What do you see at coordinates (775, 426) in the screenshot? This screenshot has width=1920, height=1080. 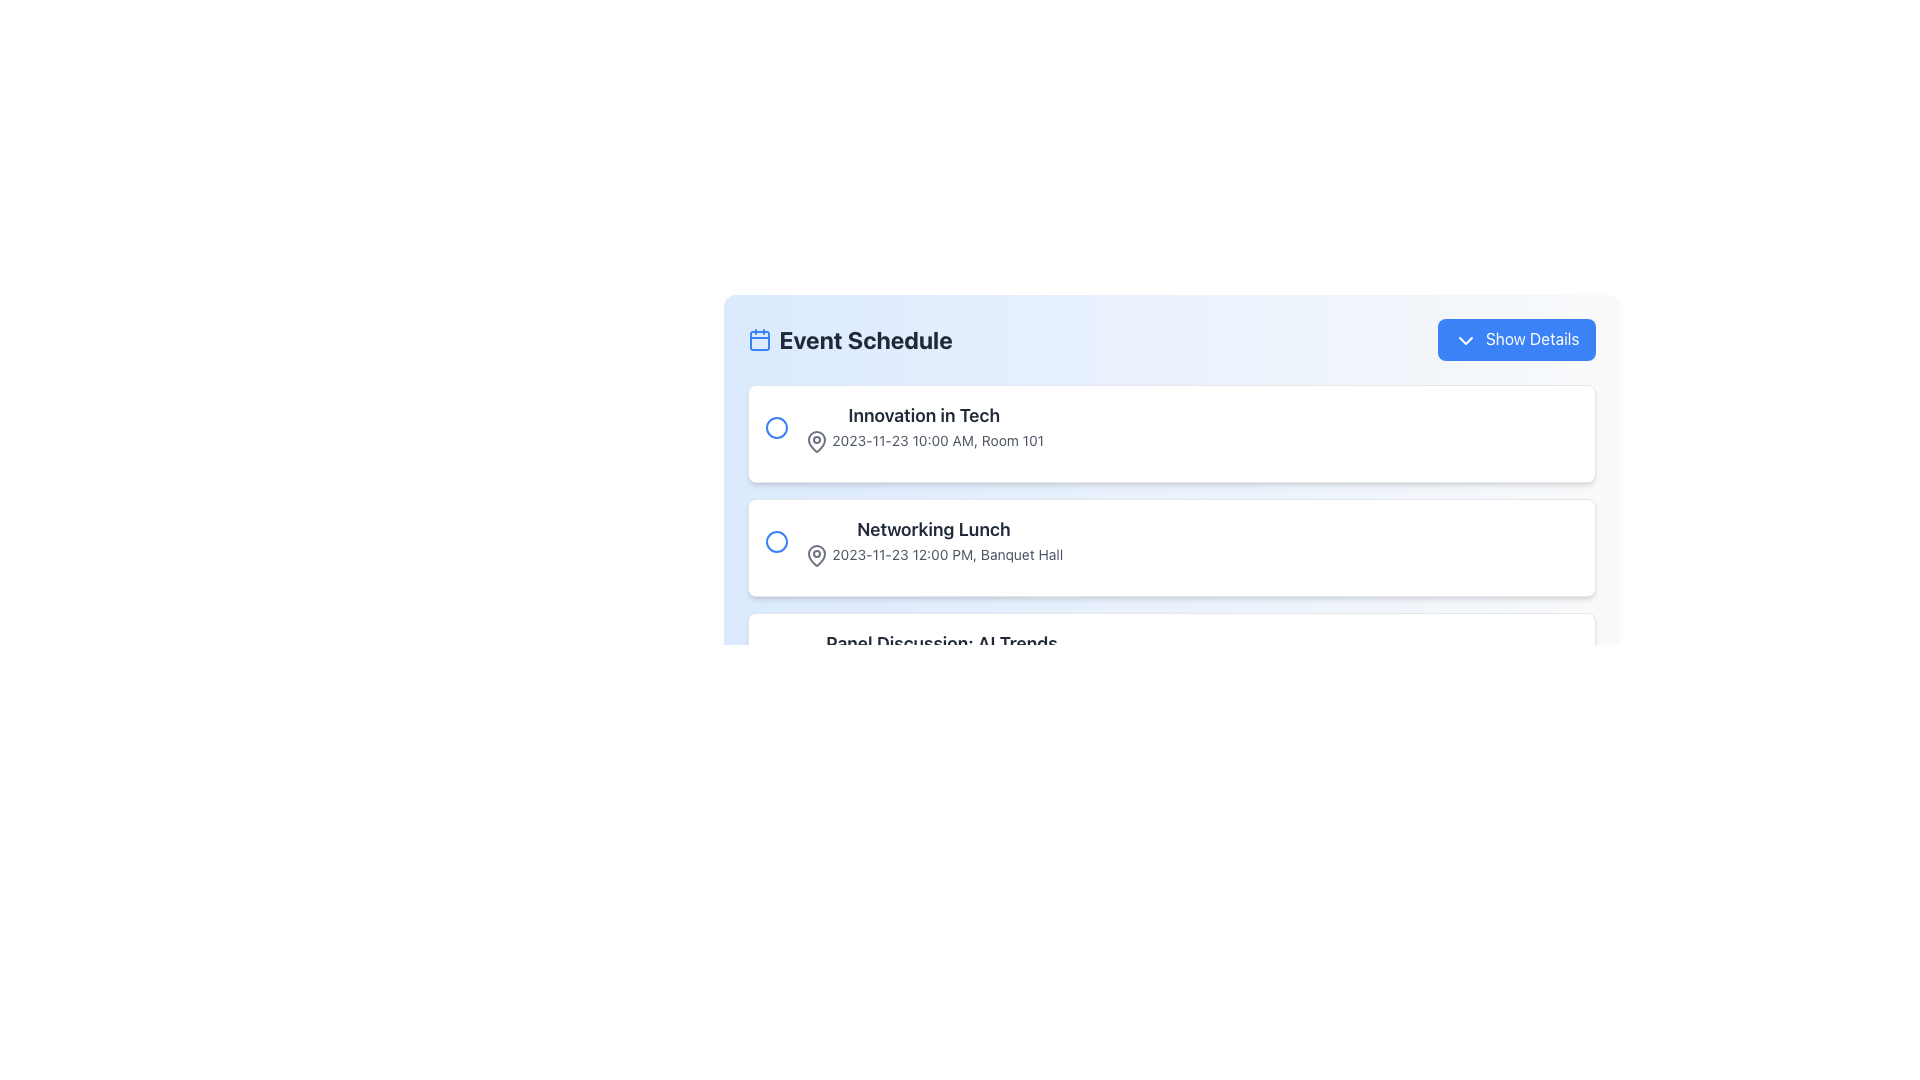 I see `the status indicator icon for the event titled 'Innovation in Tech 2023-11-23 10:00 AM, Room 101', which is positioned to the left of the event title` at bounding box center [775, 426].